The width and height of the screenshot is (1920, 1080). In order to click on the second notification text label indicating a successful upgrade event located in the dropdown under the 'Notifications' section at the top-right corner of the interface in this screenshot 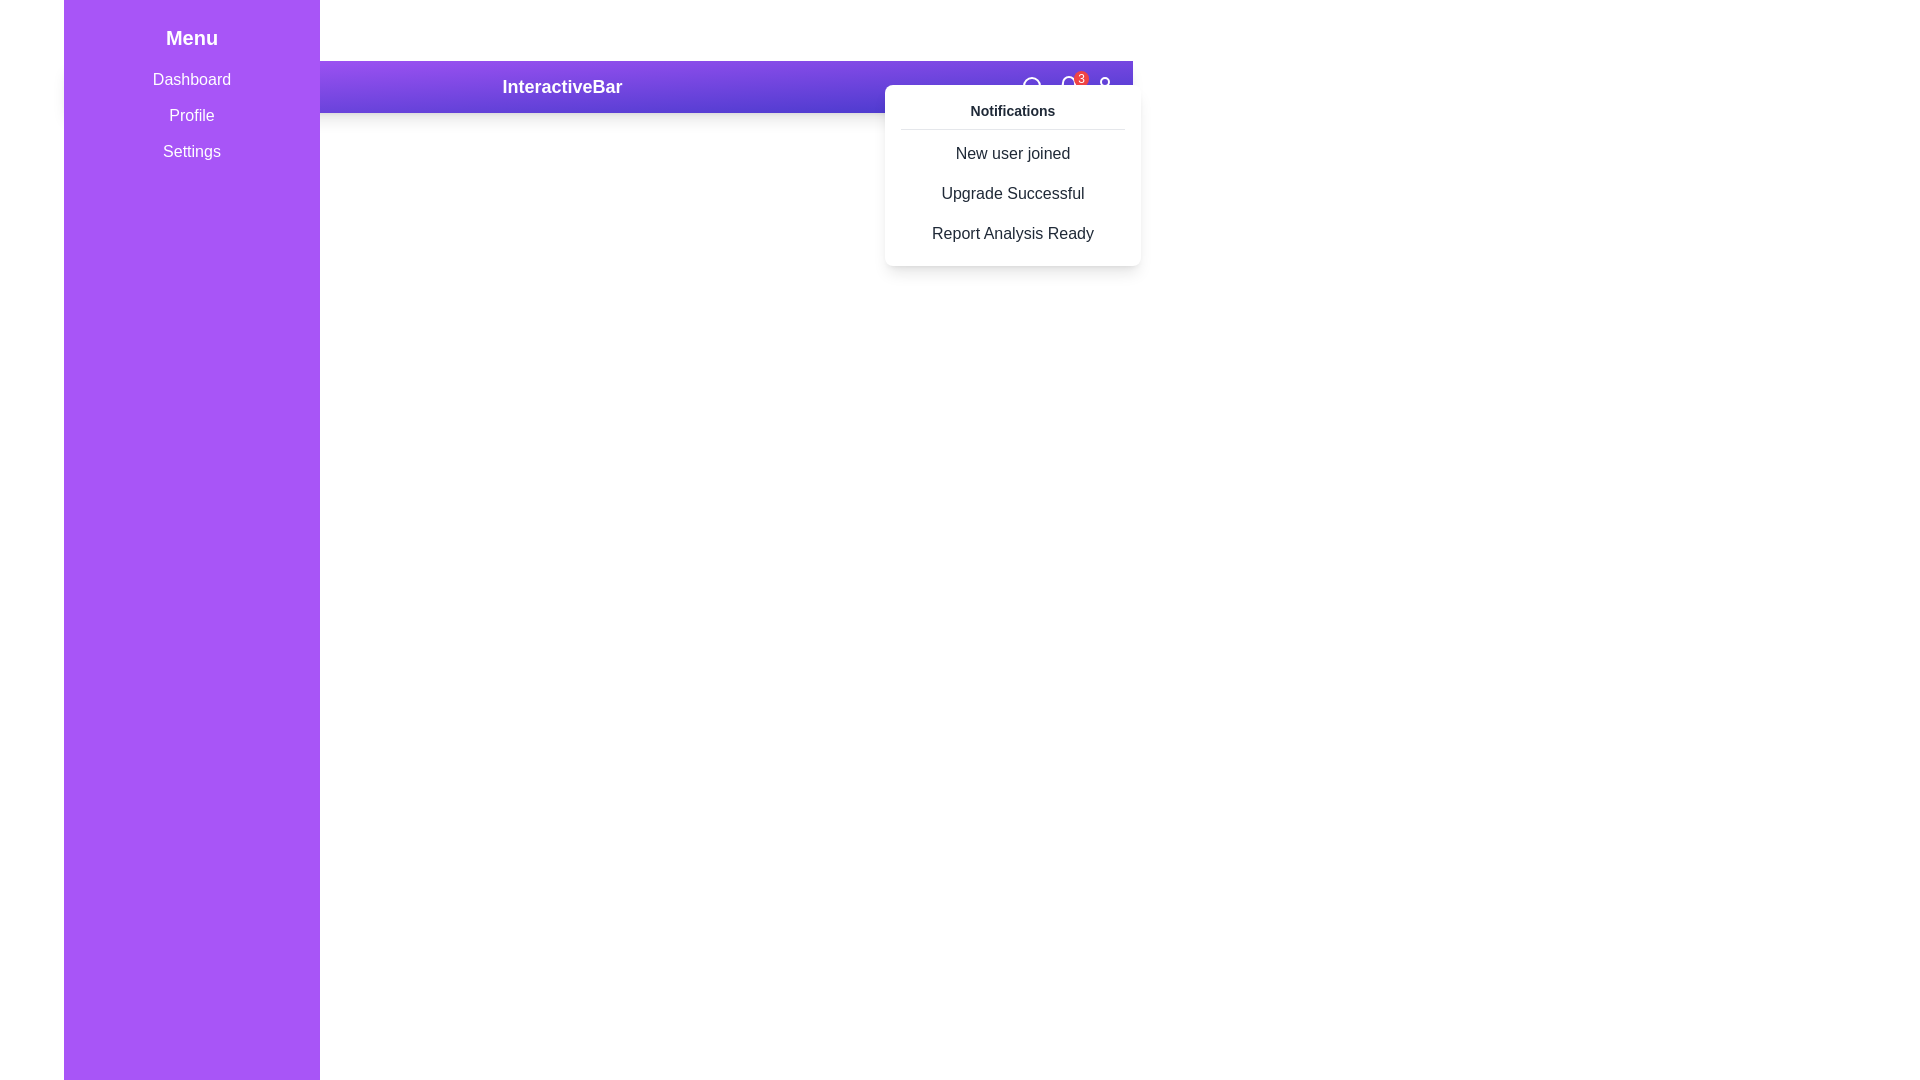, I will do `click(1012, 193)`.